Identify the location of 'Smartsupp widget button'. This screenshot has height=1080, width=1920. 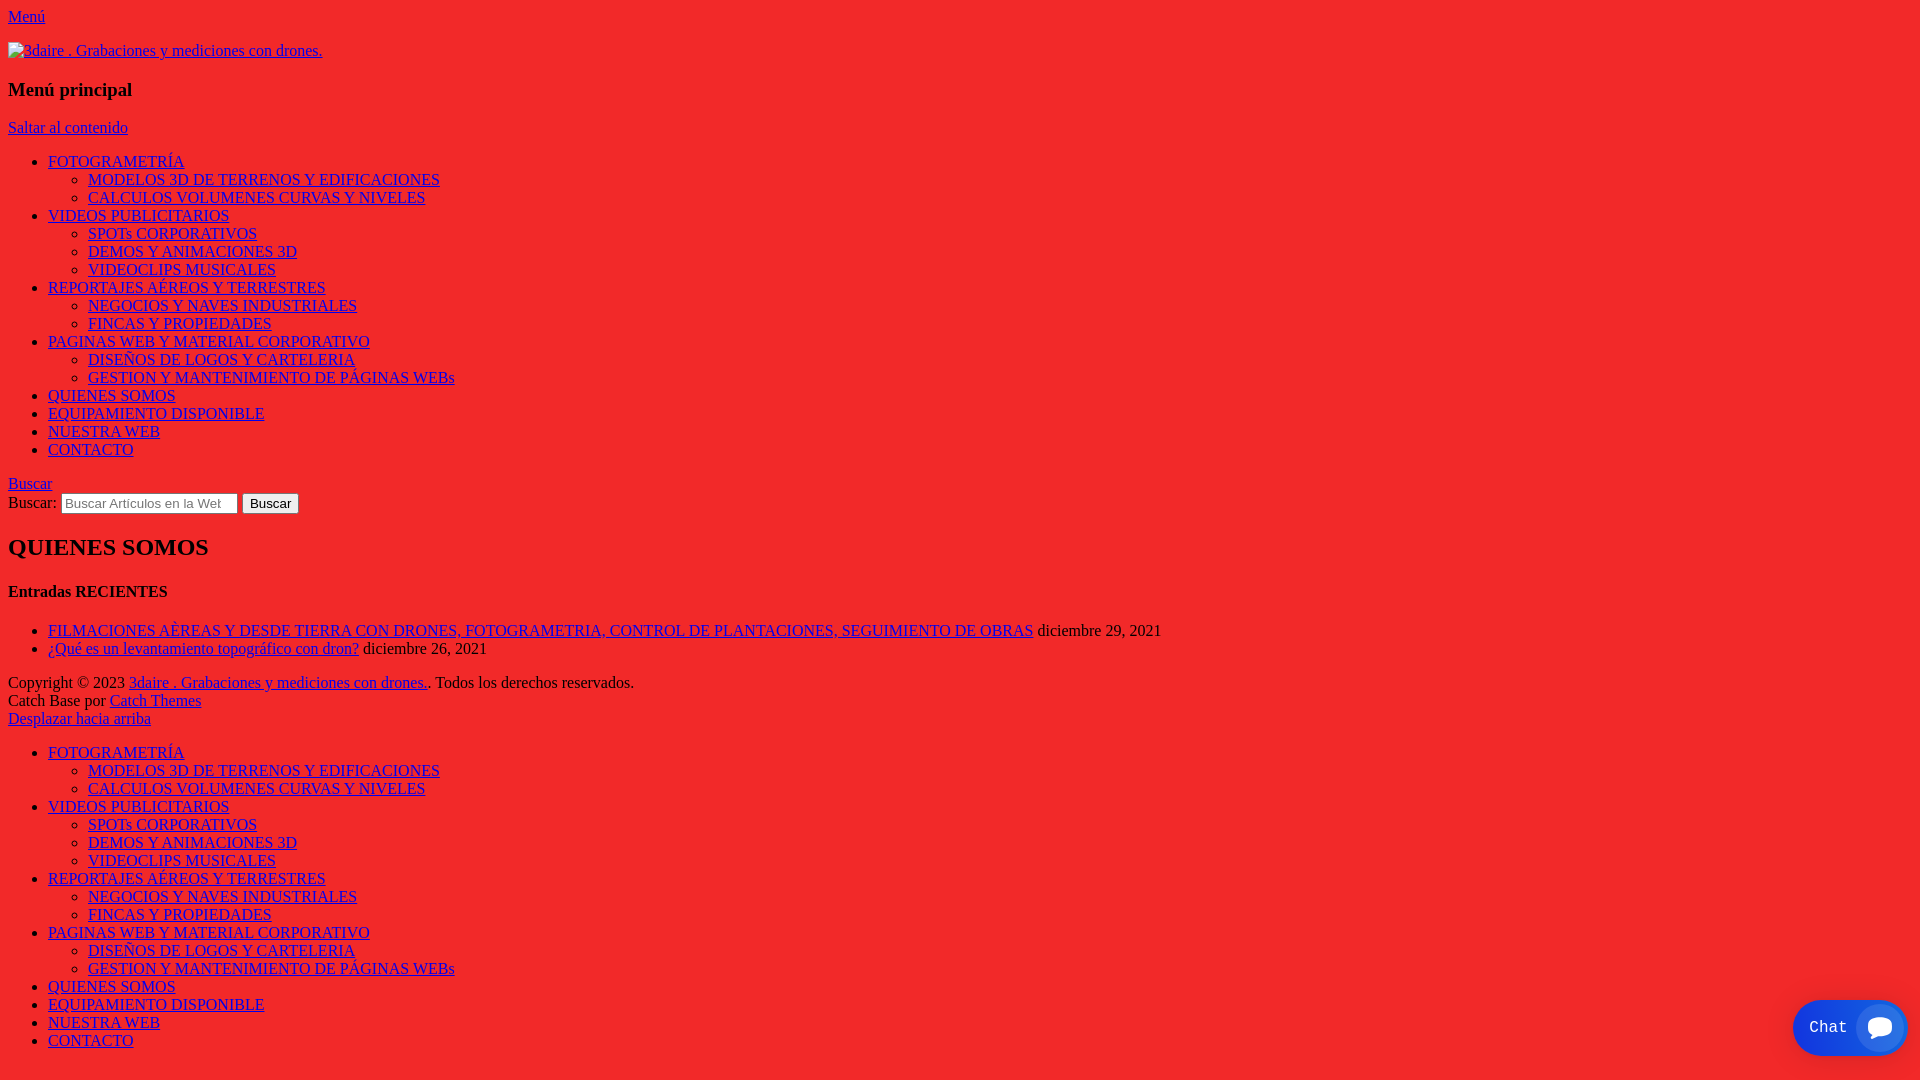
(1849, 1028).